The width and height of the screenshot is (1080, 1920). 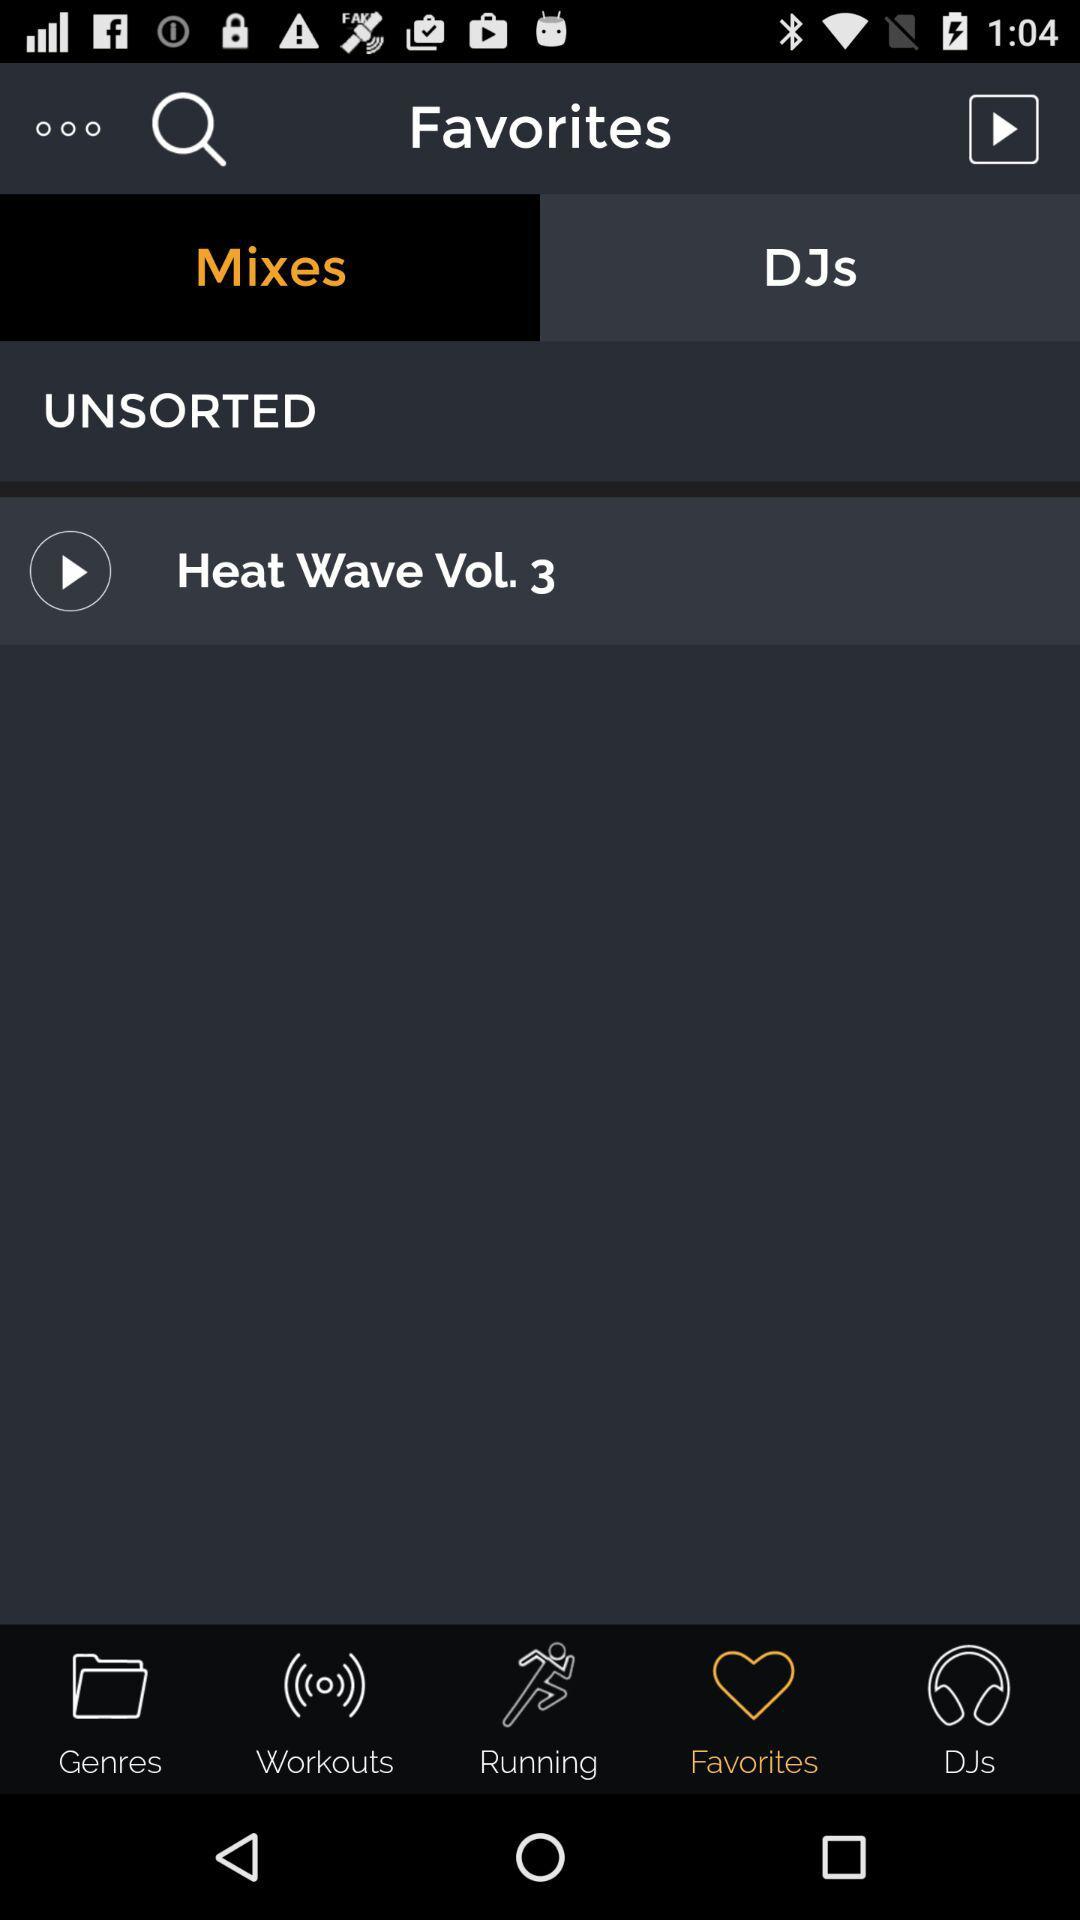 I want to click on djs, so click(x=810, y=266).